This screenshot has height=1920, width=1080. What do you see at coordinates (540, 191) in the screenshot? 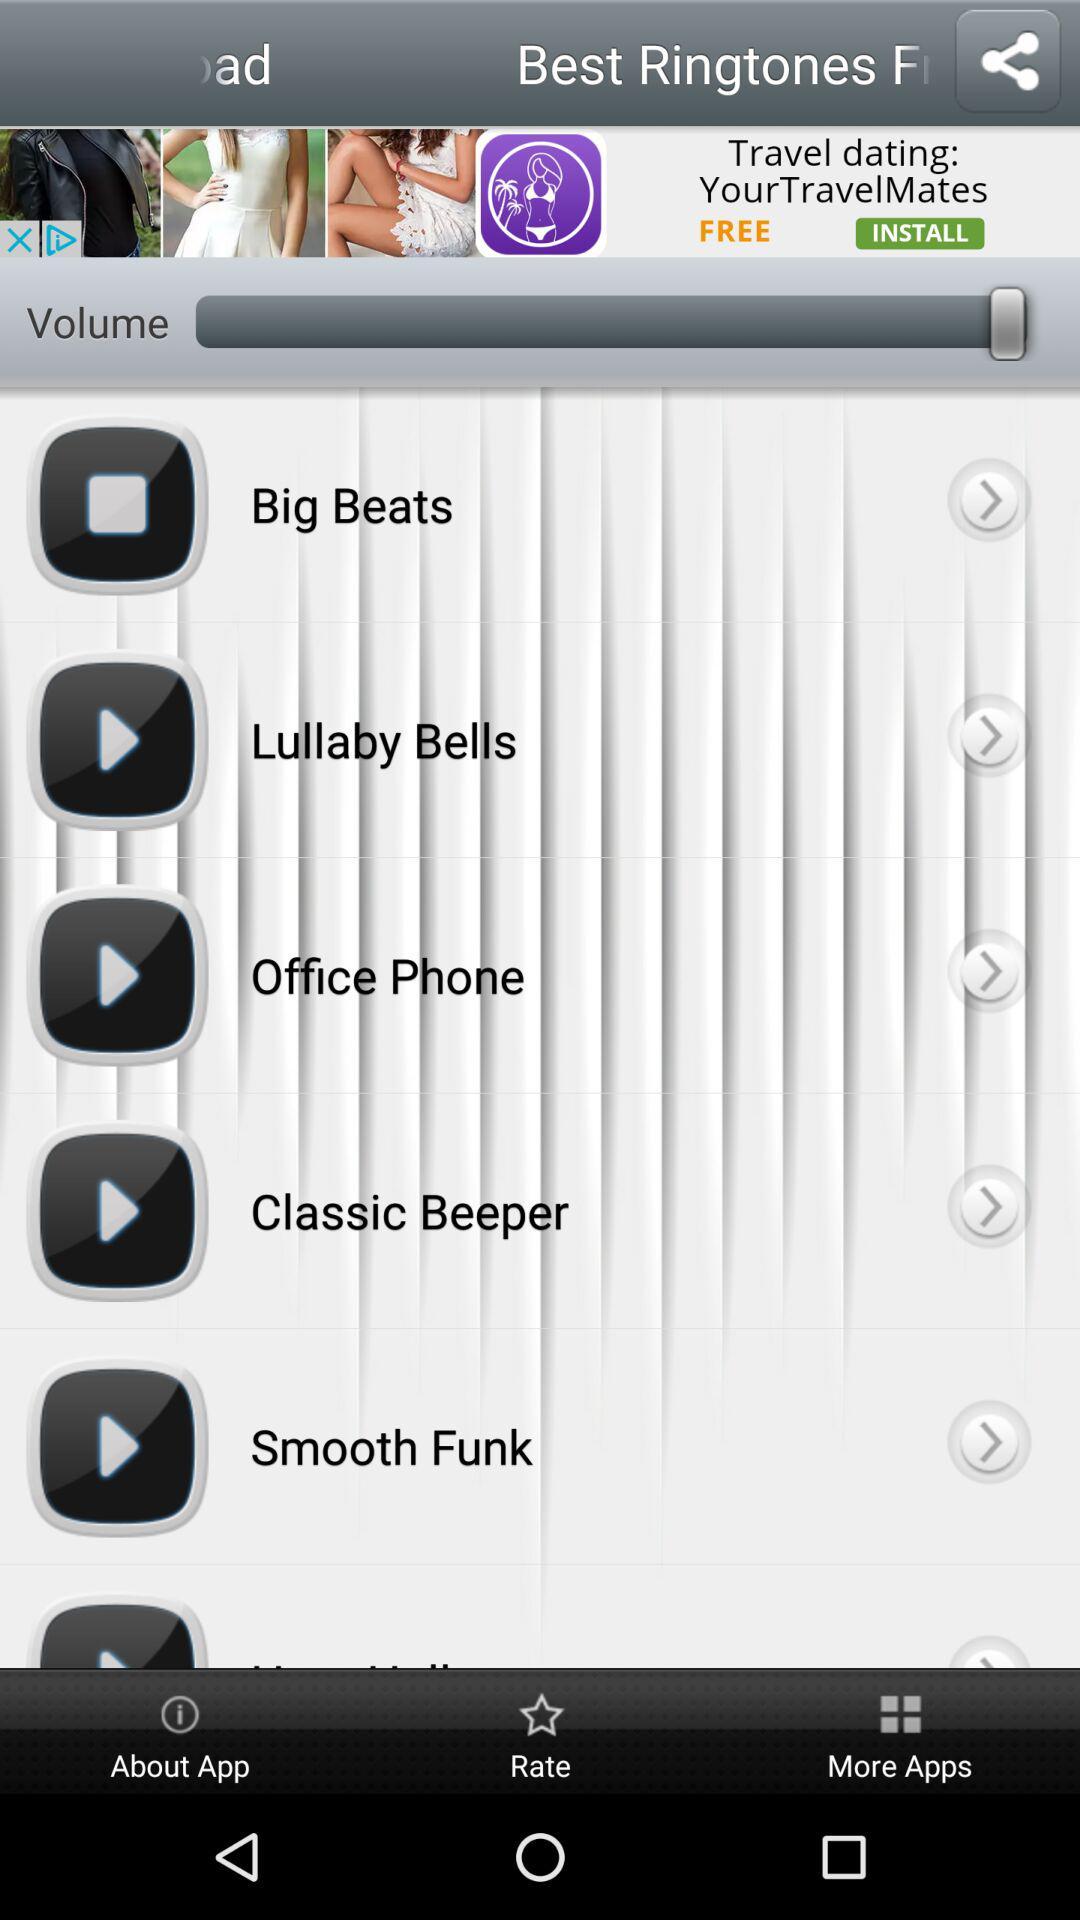
I see `opens an advertisement` at bounding box center [540, 191].